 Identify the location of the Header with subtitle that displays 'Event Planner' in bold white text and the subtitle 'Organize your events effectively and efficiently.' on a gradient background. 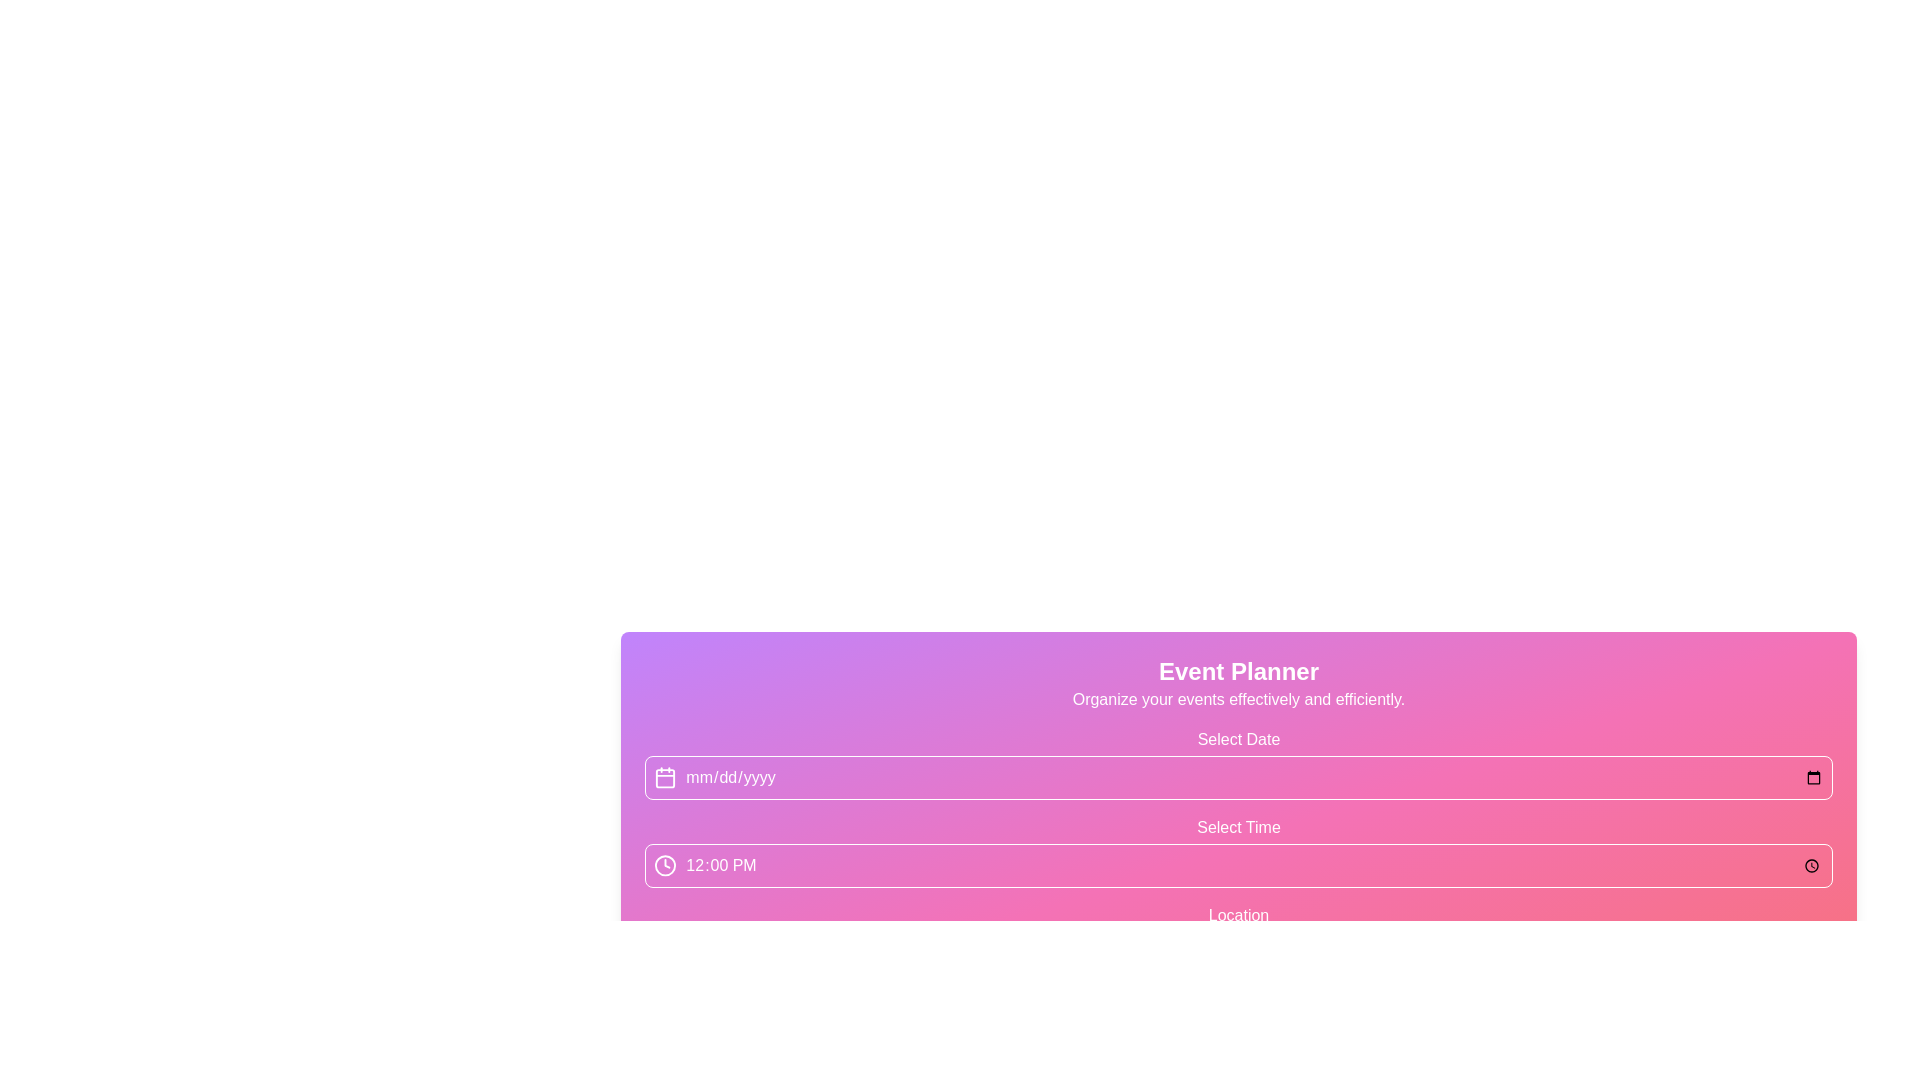
(1237, 682).